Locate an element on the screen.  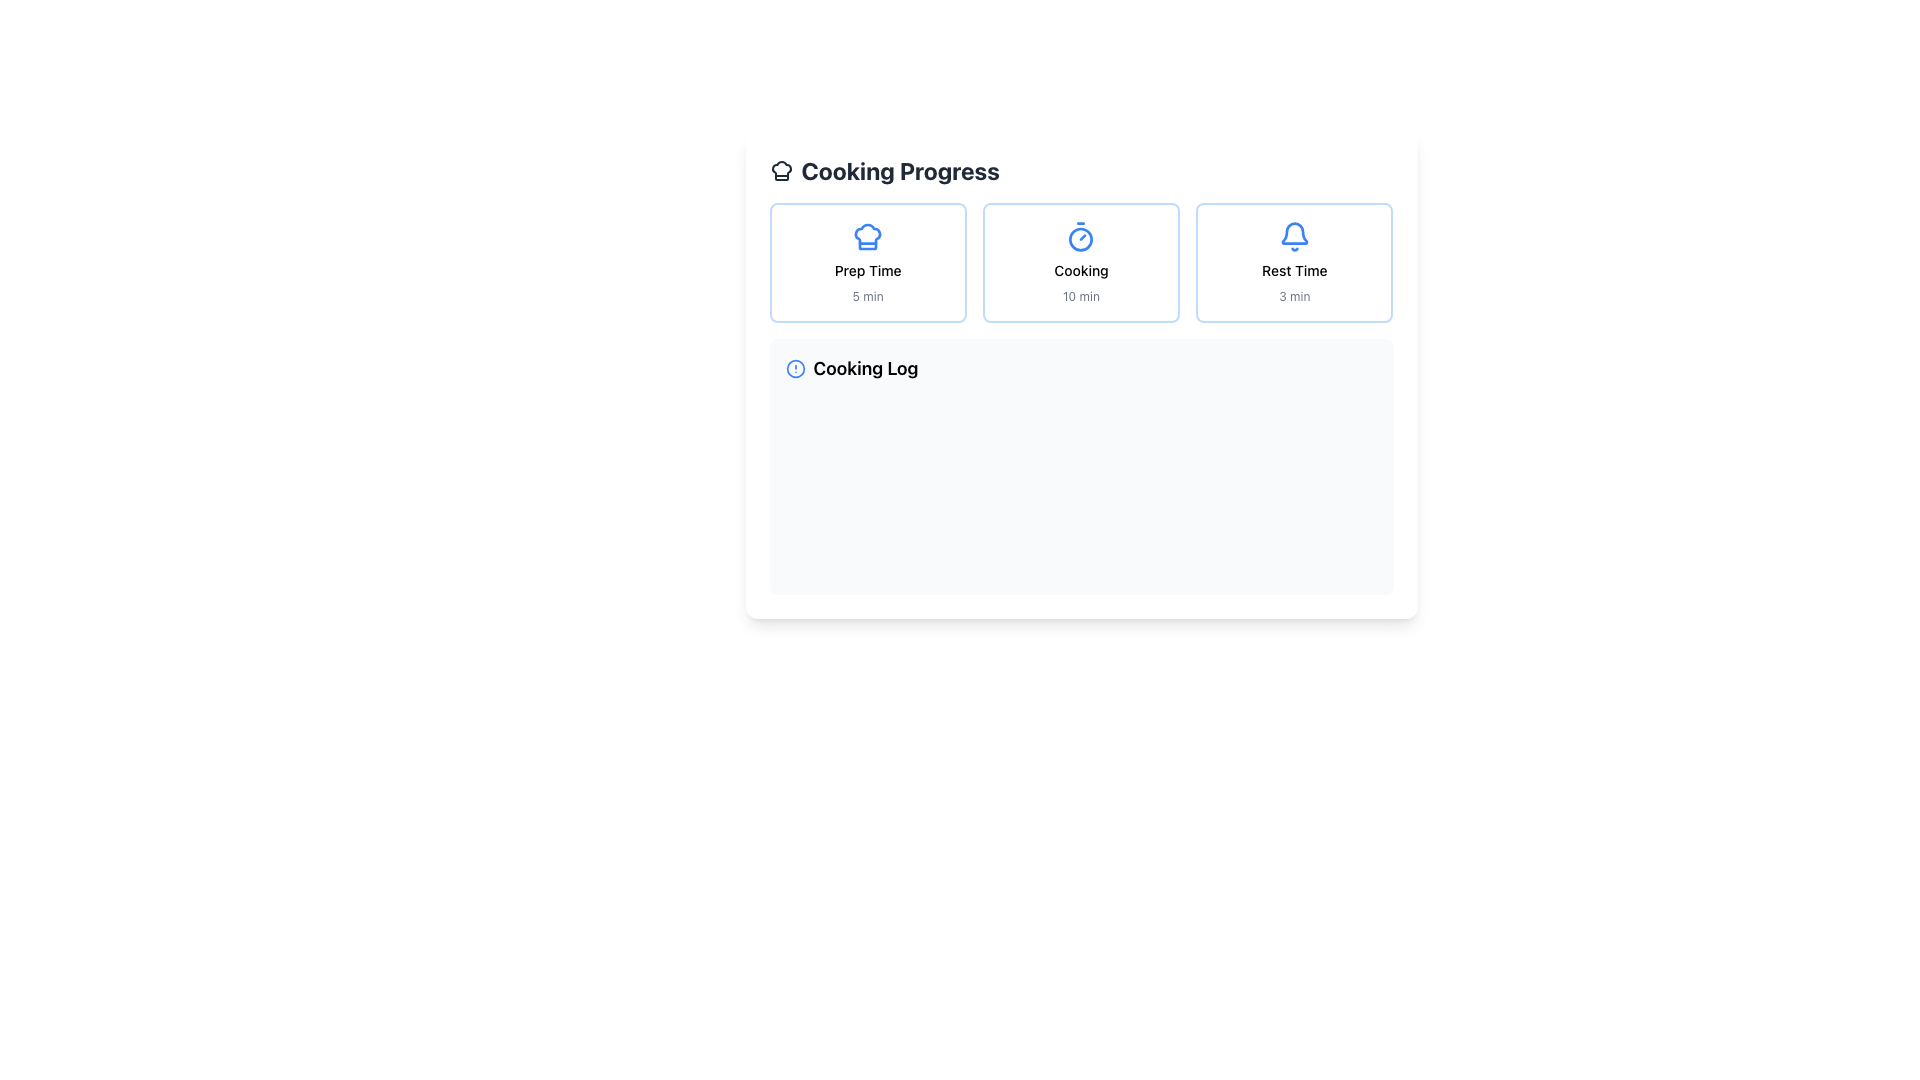
information displayed on the informative card titled 'Cooking' which contains a blue stopwatch icon, the text 'Cooking' in bold black font, and '10 min' in gray font below it is located at coordinates (1080, 261).